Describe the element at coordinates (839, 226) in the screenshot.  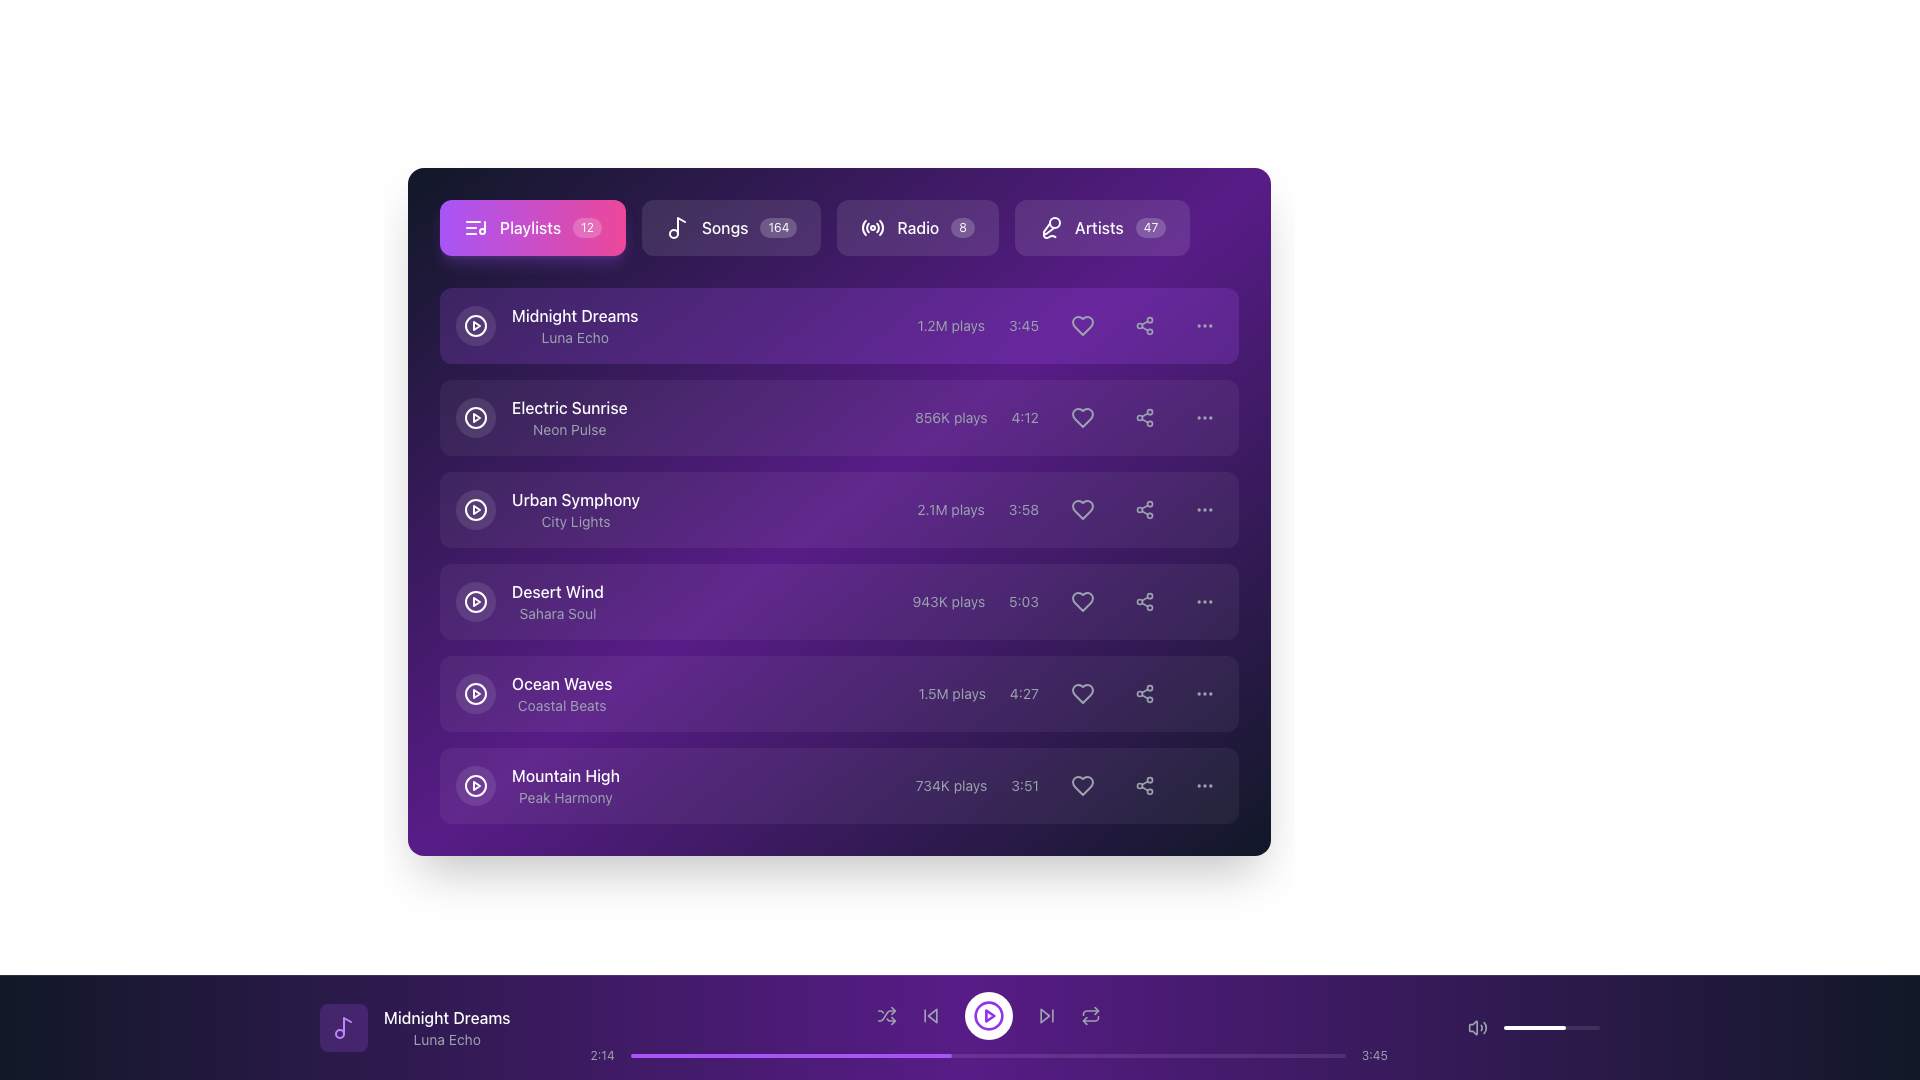
I see `the 'Radio' button, which is the third button from the left in a horizontal row of four buttons, located between the 'Songs' button and the 'Artists' button` at that location.